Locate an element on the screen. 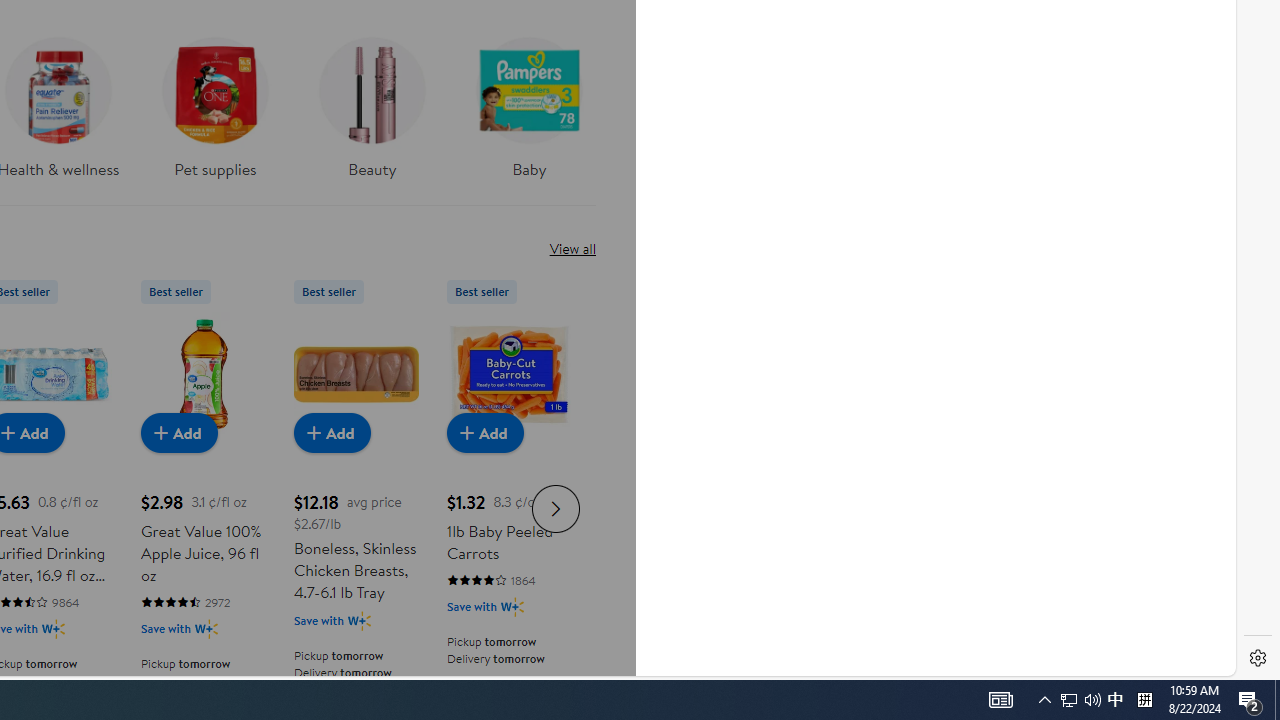 This screenshot has height=720, width=1280. 'Beauty' is located at coordinates (371, 114).